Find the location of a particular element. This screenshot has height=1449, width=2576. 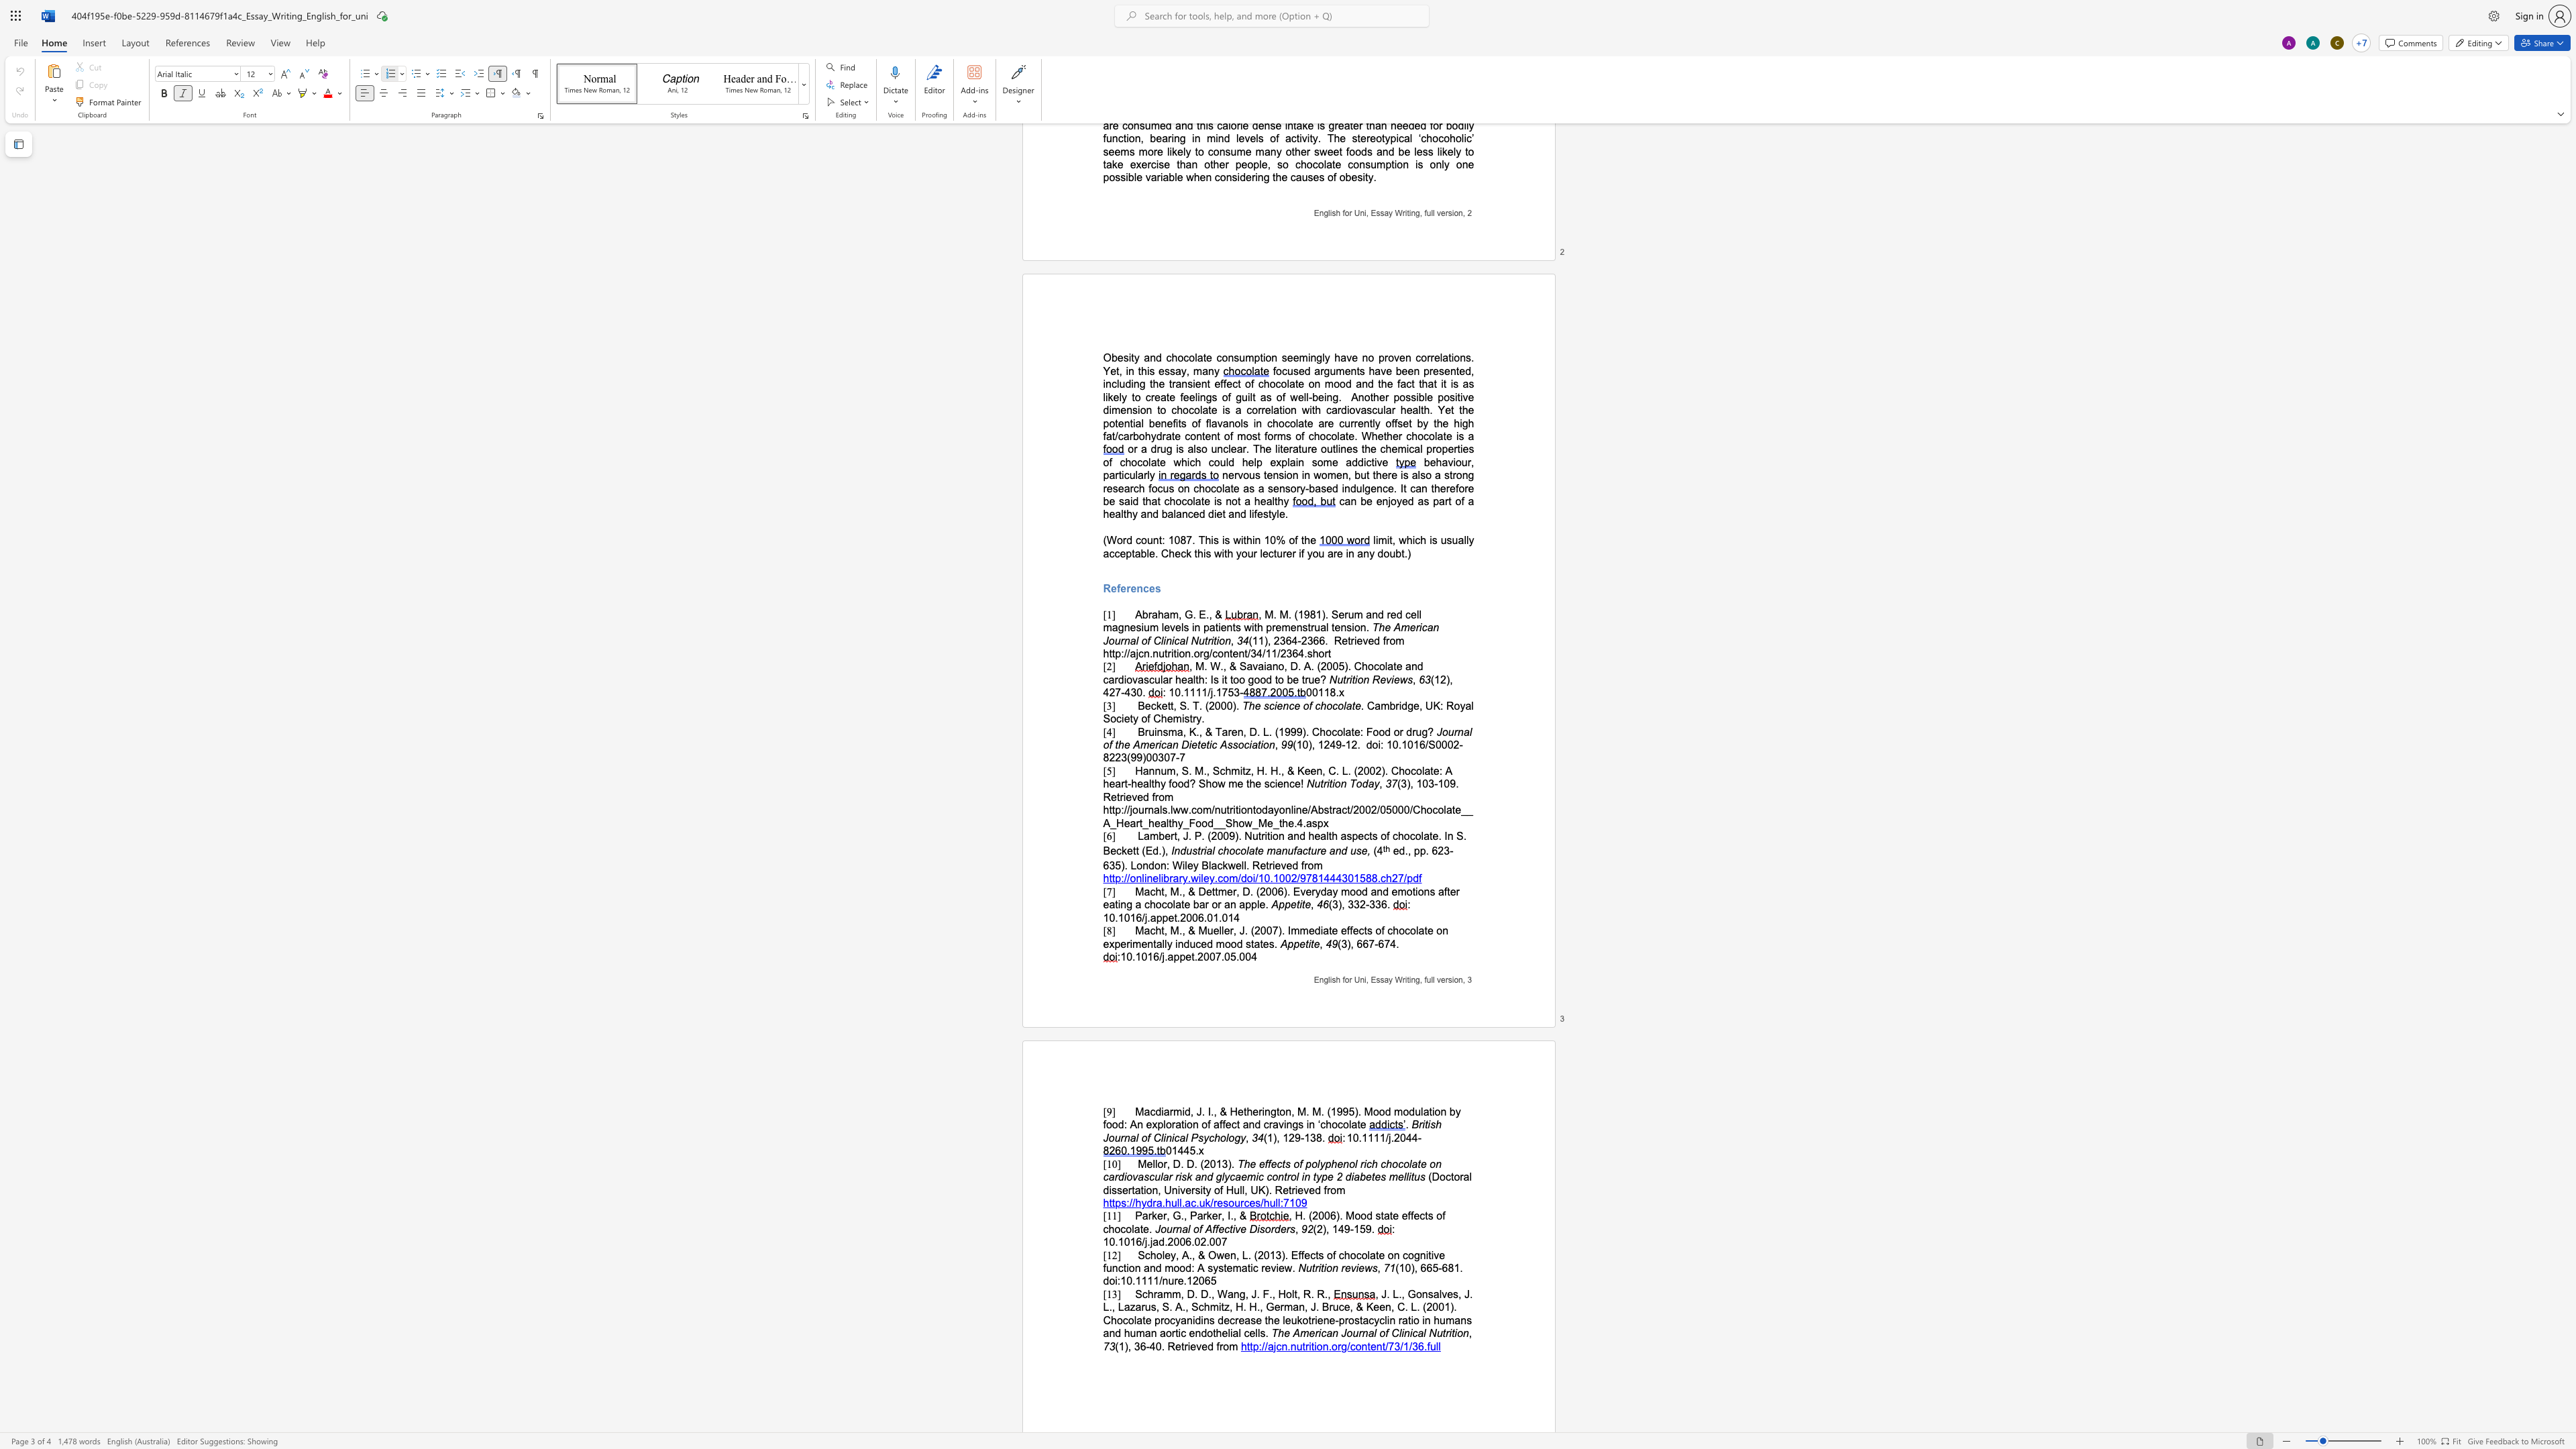

the space between the continuous character "u" and "f" in the text is located at coordinates (1292, 851).